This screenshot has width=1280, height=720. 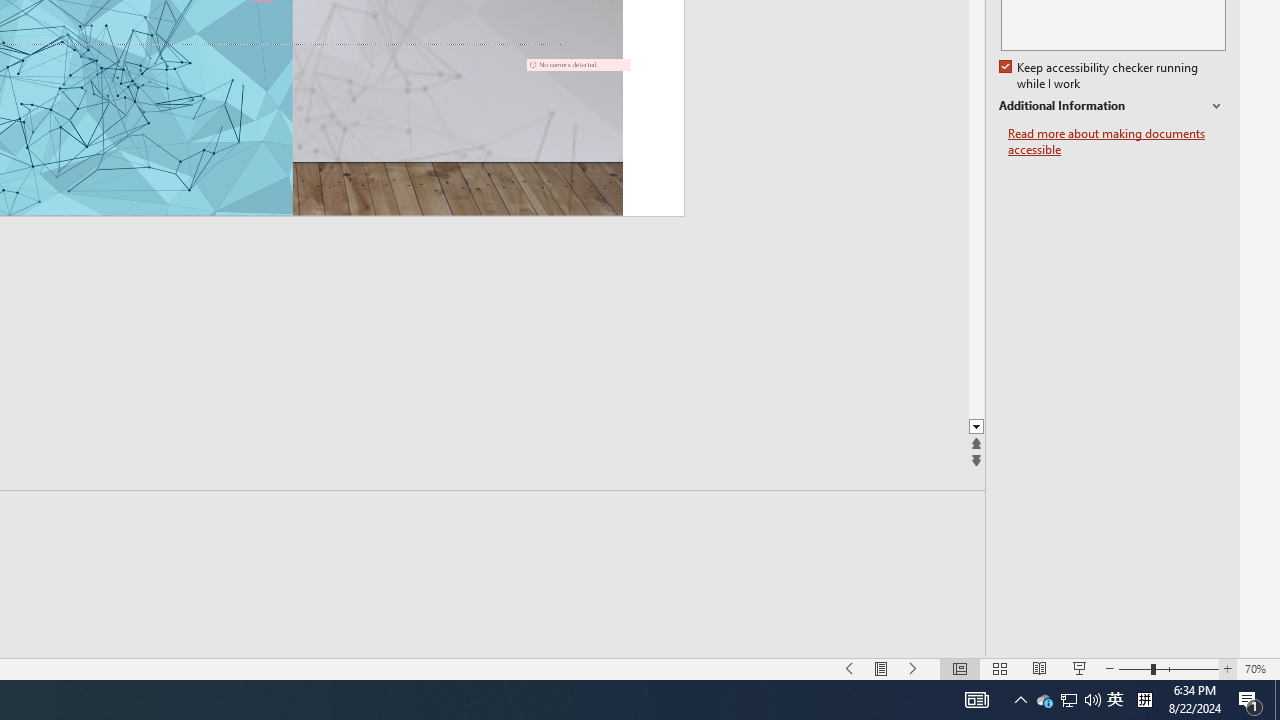 What do you see at coordinates (913, 669) in the screenshot?
I see `'Slide Show Next On'` at bounding box center [913, 669].